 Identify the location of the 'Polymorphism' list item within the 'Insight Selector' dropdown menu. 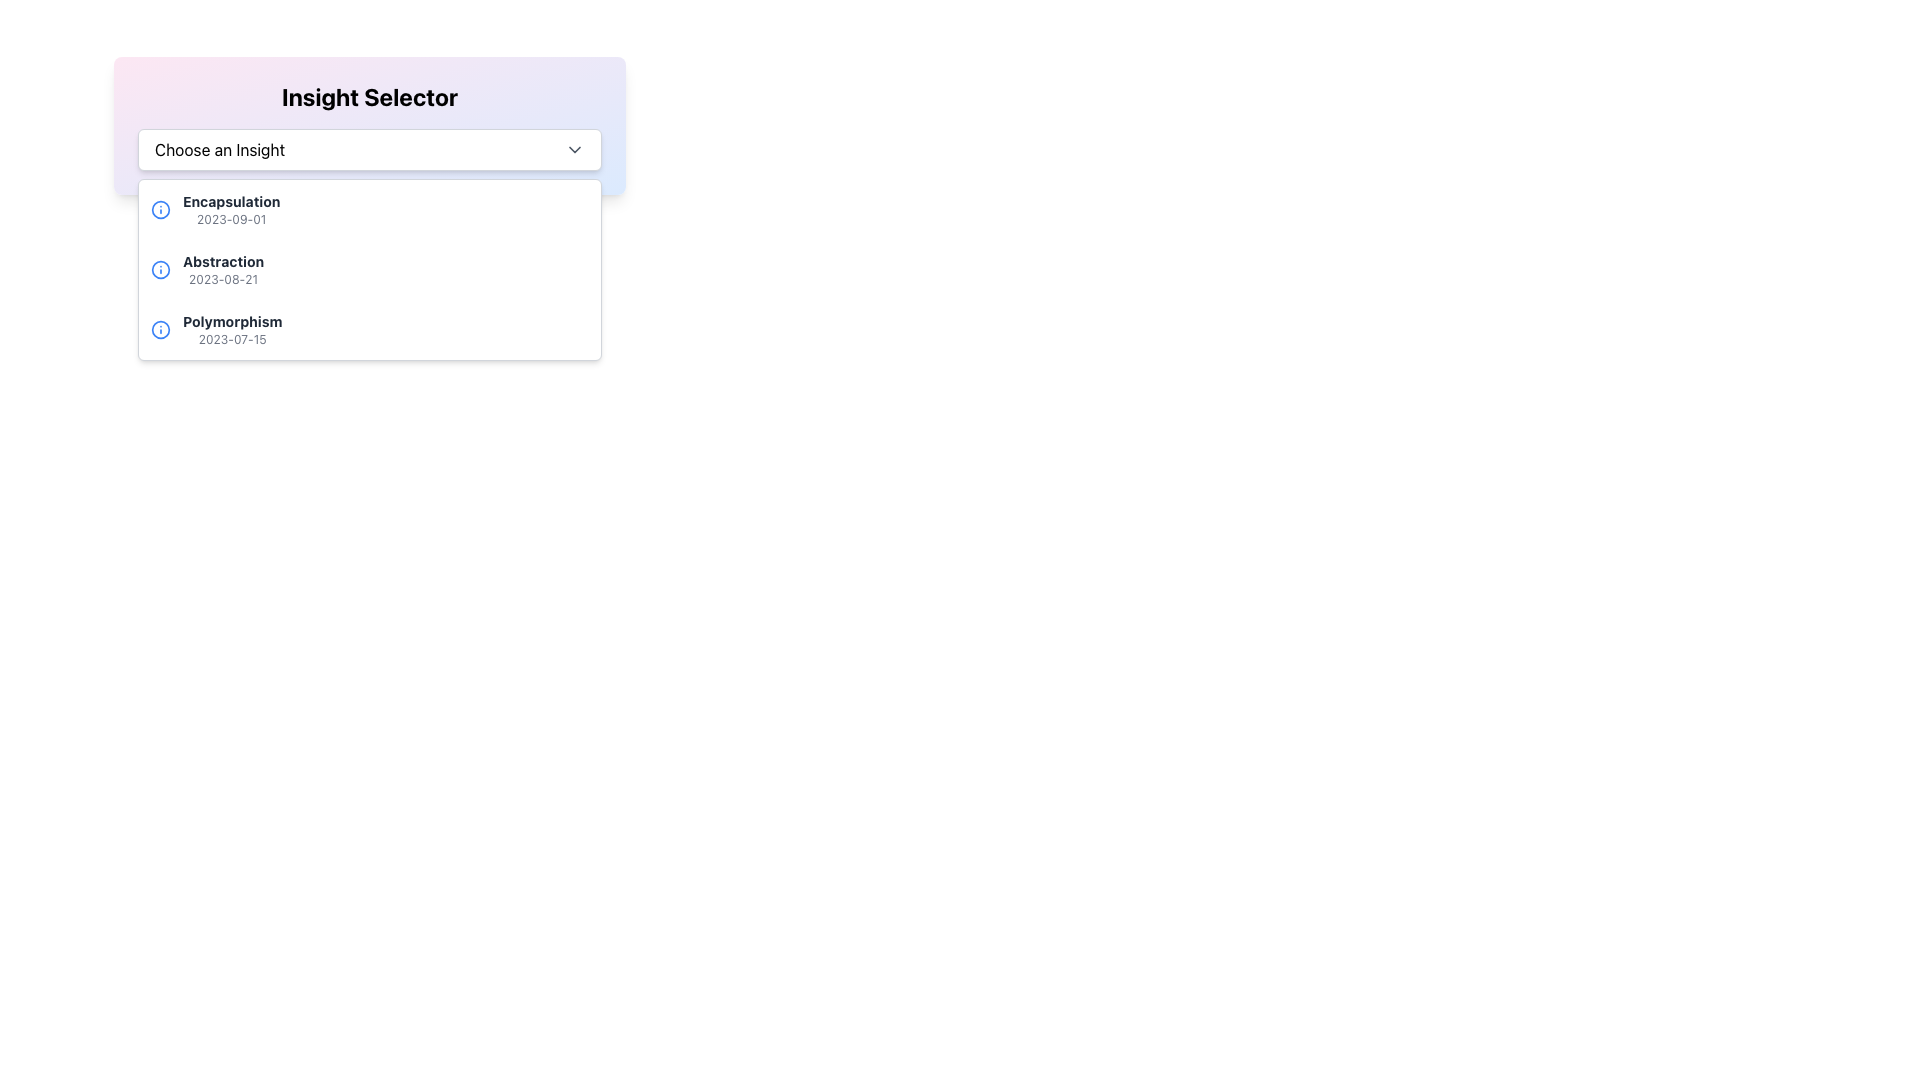
(232, 329).